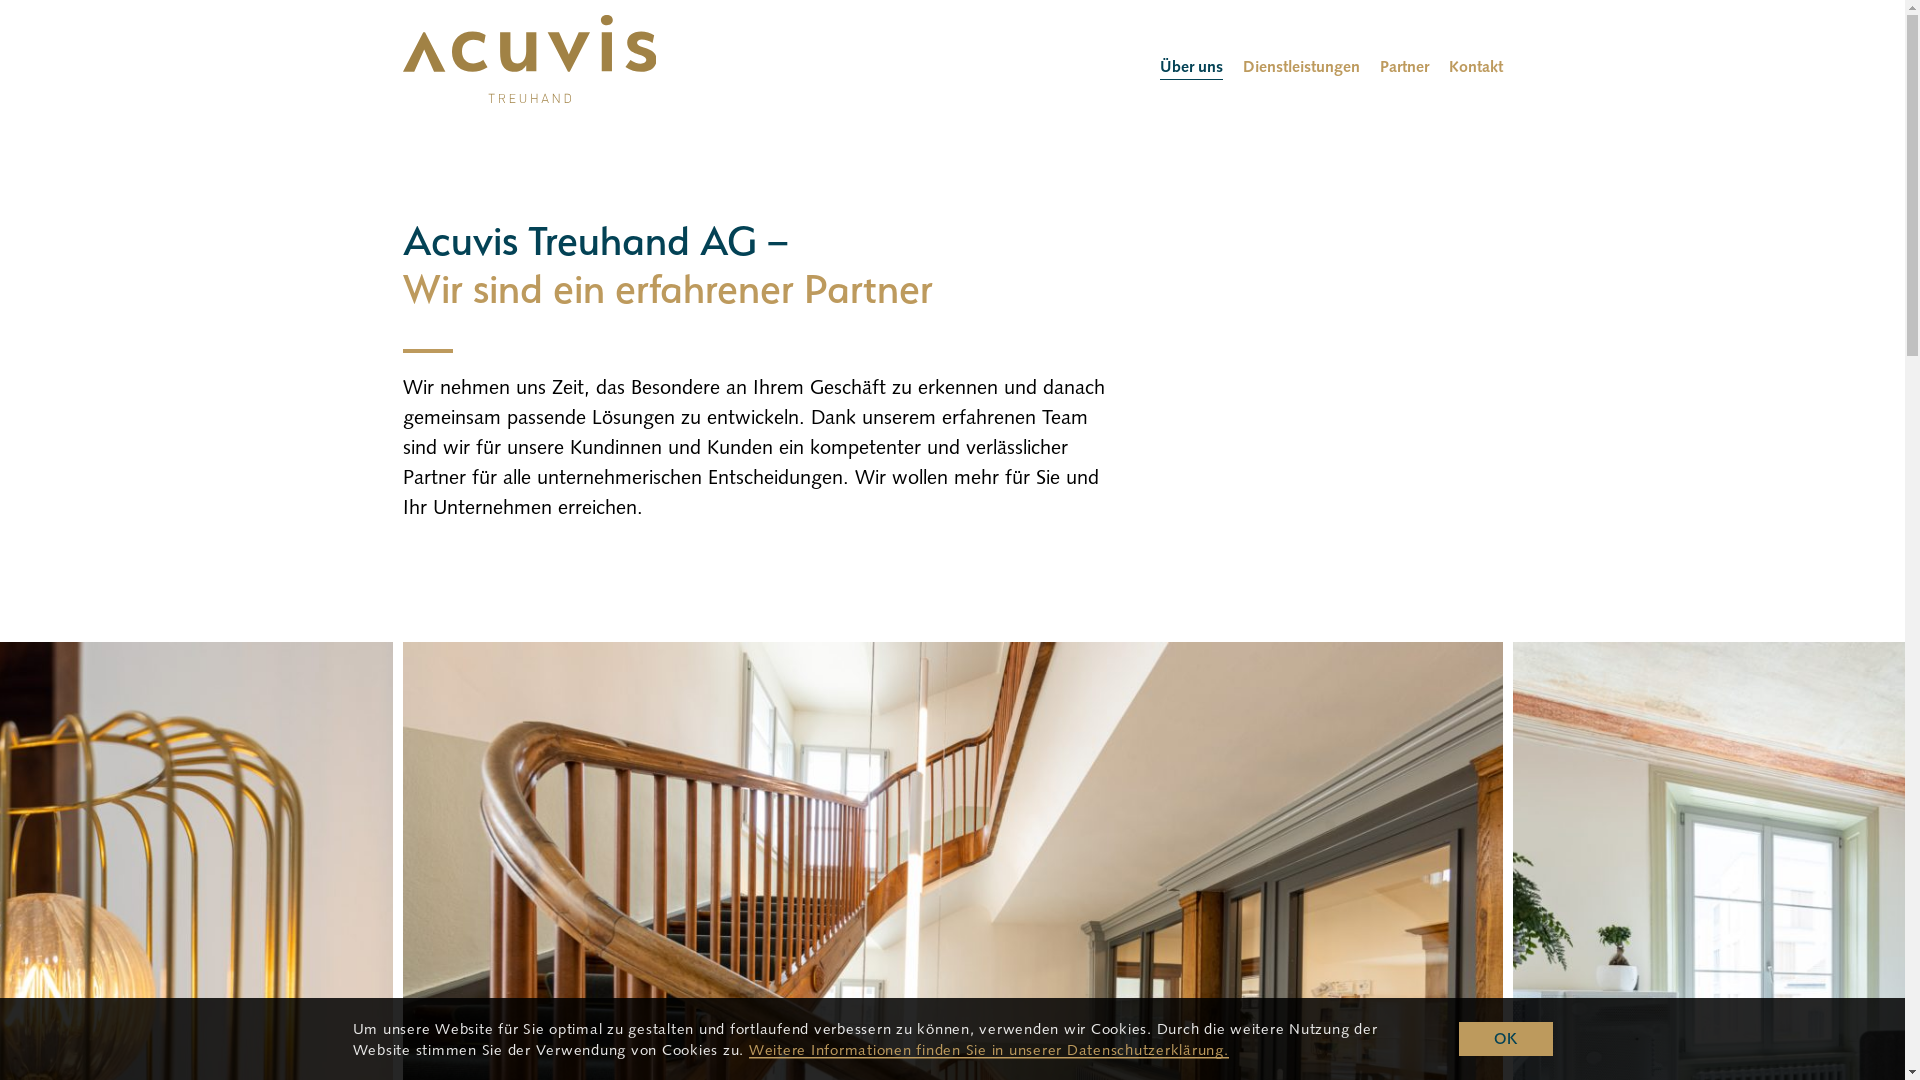  Describe the element at coordinates (1474, 65) in the screenshot. I see `'Kontakt'` at that location.